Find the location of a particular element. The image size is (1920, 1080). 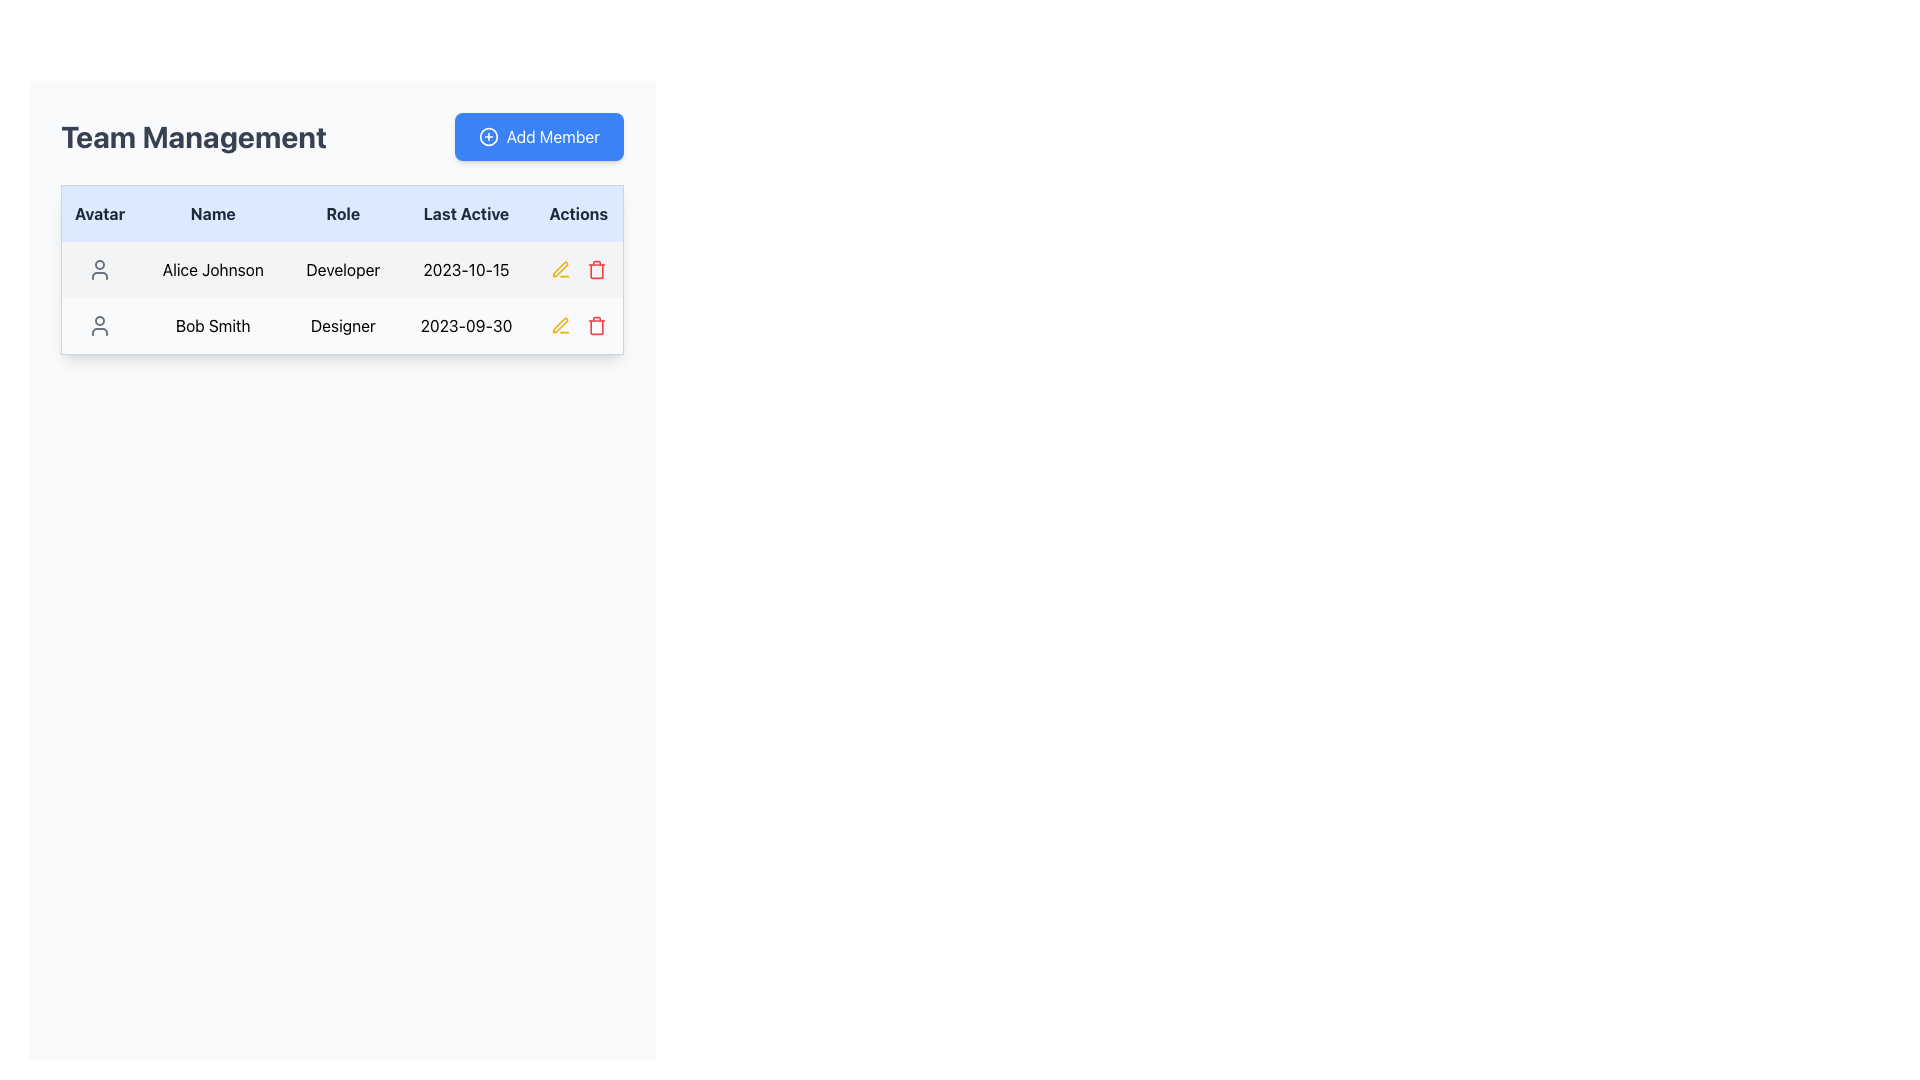

the avatar icon representing 'Bob Smith' in the team management table, which is displayed as a generic user silhouette in a muted gray color, located in the 'Avatar' column is located at coordinates (98, 325).